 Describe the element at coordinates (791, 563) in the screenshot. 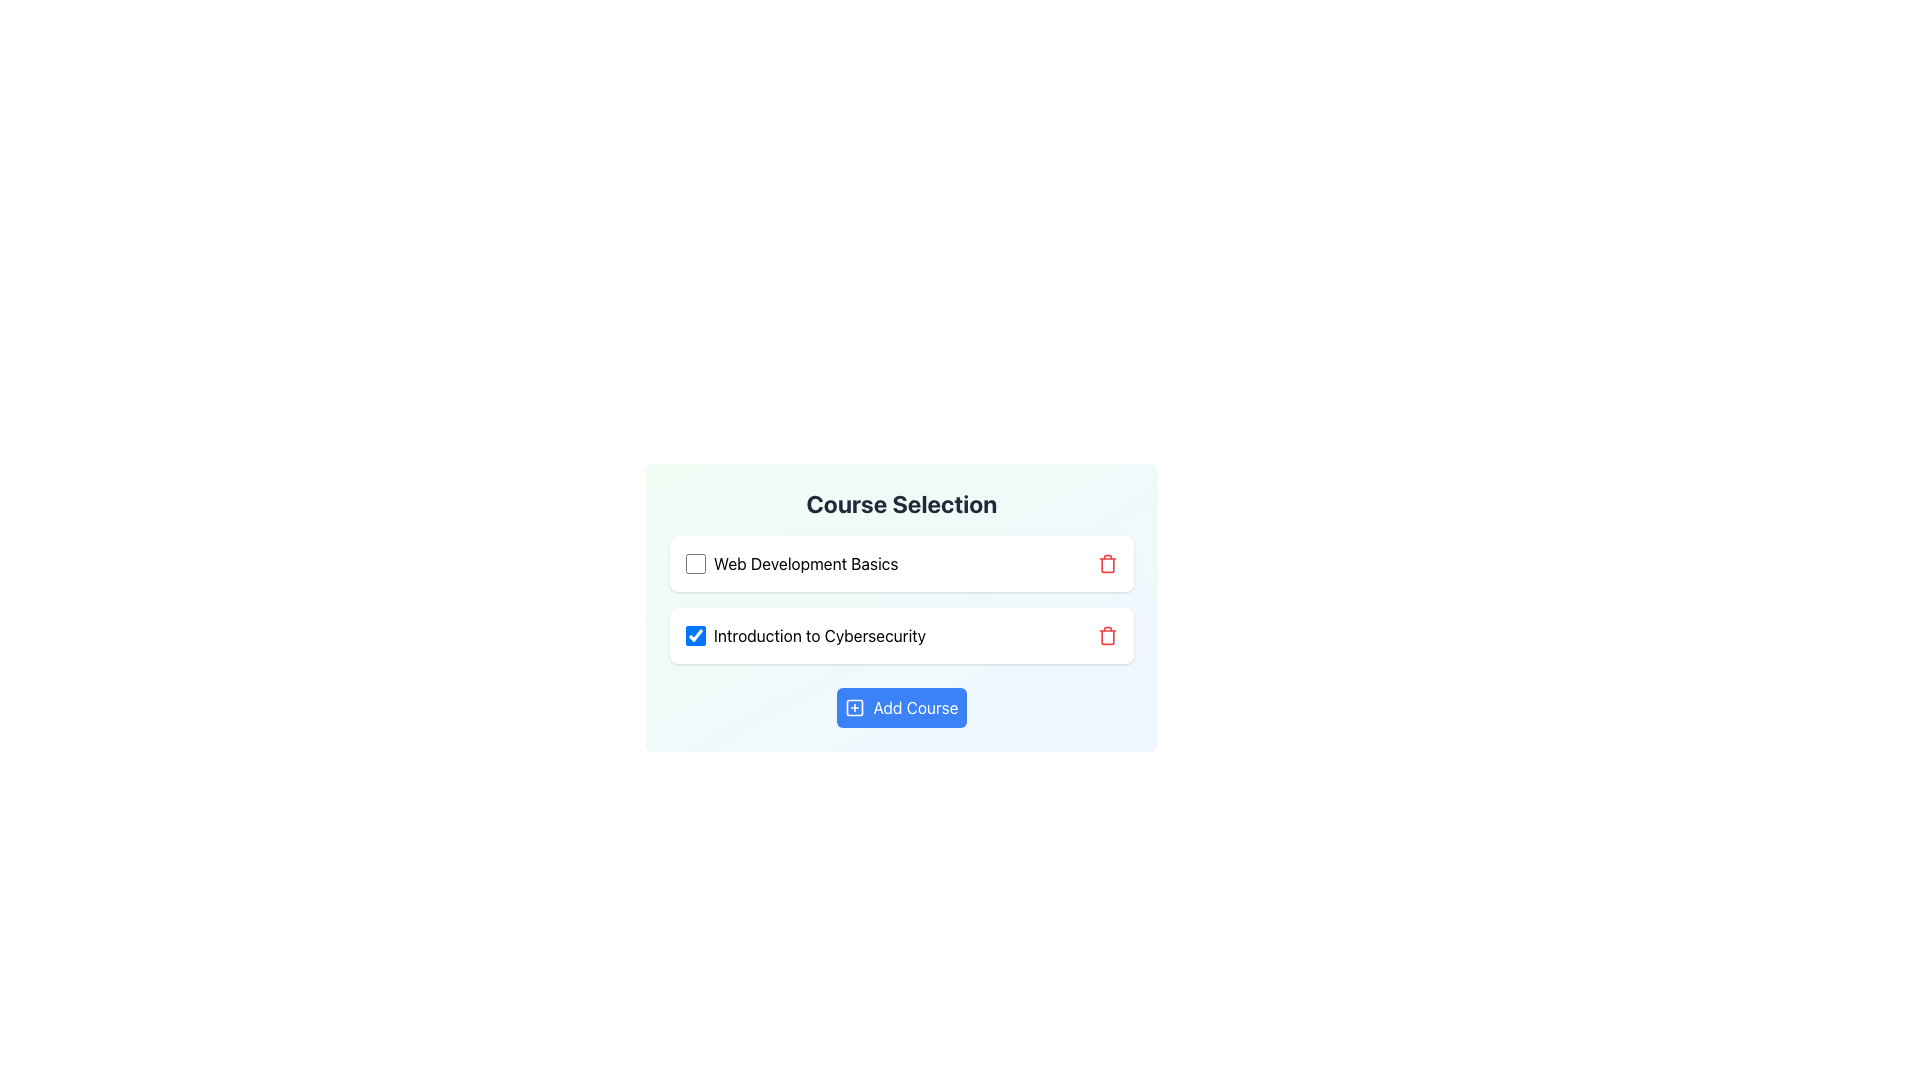

I see `the 'Web Development Basics' checkbox` at that location.